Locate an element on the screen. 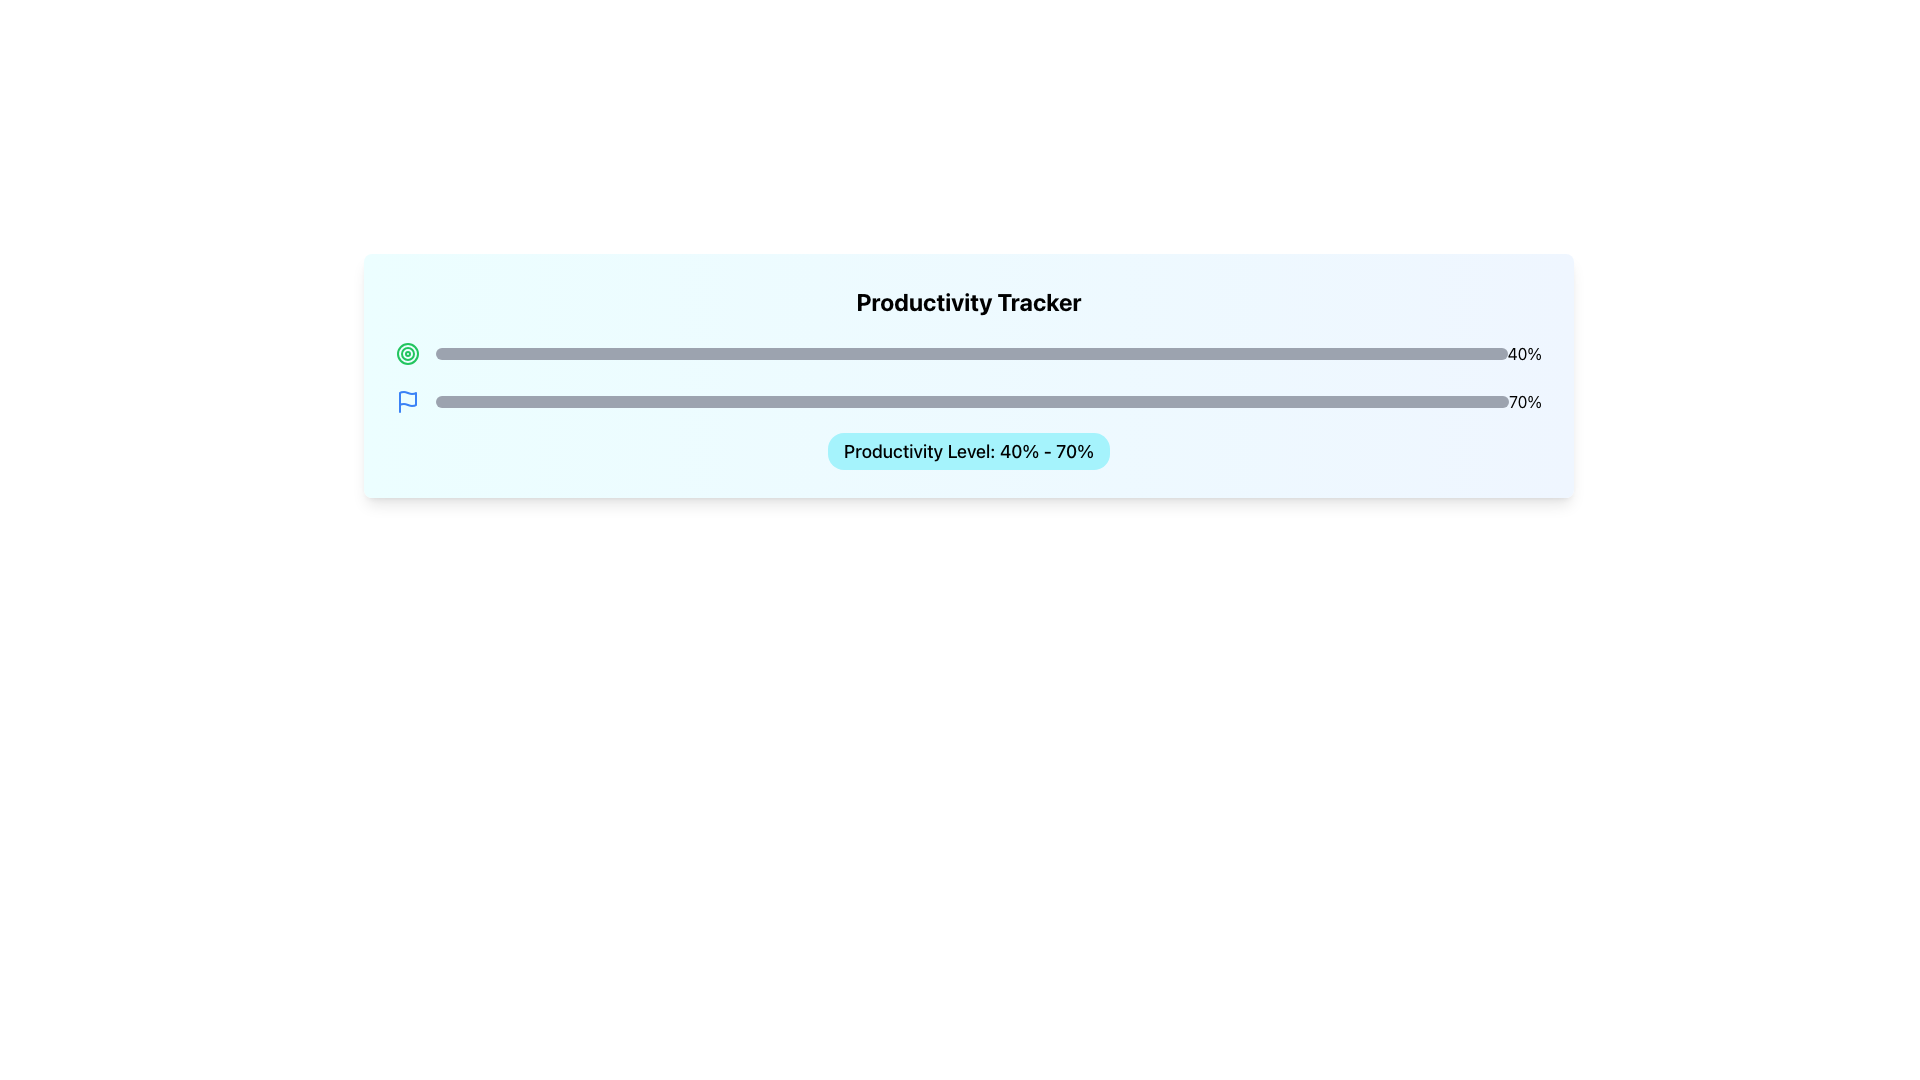 Image resolution: width=1920 pixels, height=1080 pixels. the horizontal progress bar with rounded ends, which is styled with a light gray color and represents a visual progress indicator below the 'Productivity Tracker' label is located at coordinates (971, 353).